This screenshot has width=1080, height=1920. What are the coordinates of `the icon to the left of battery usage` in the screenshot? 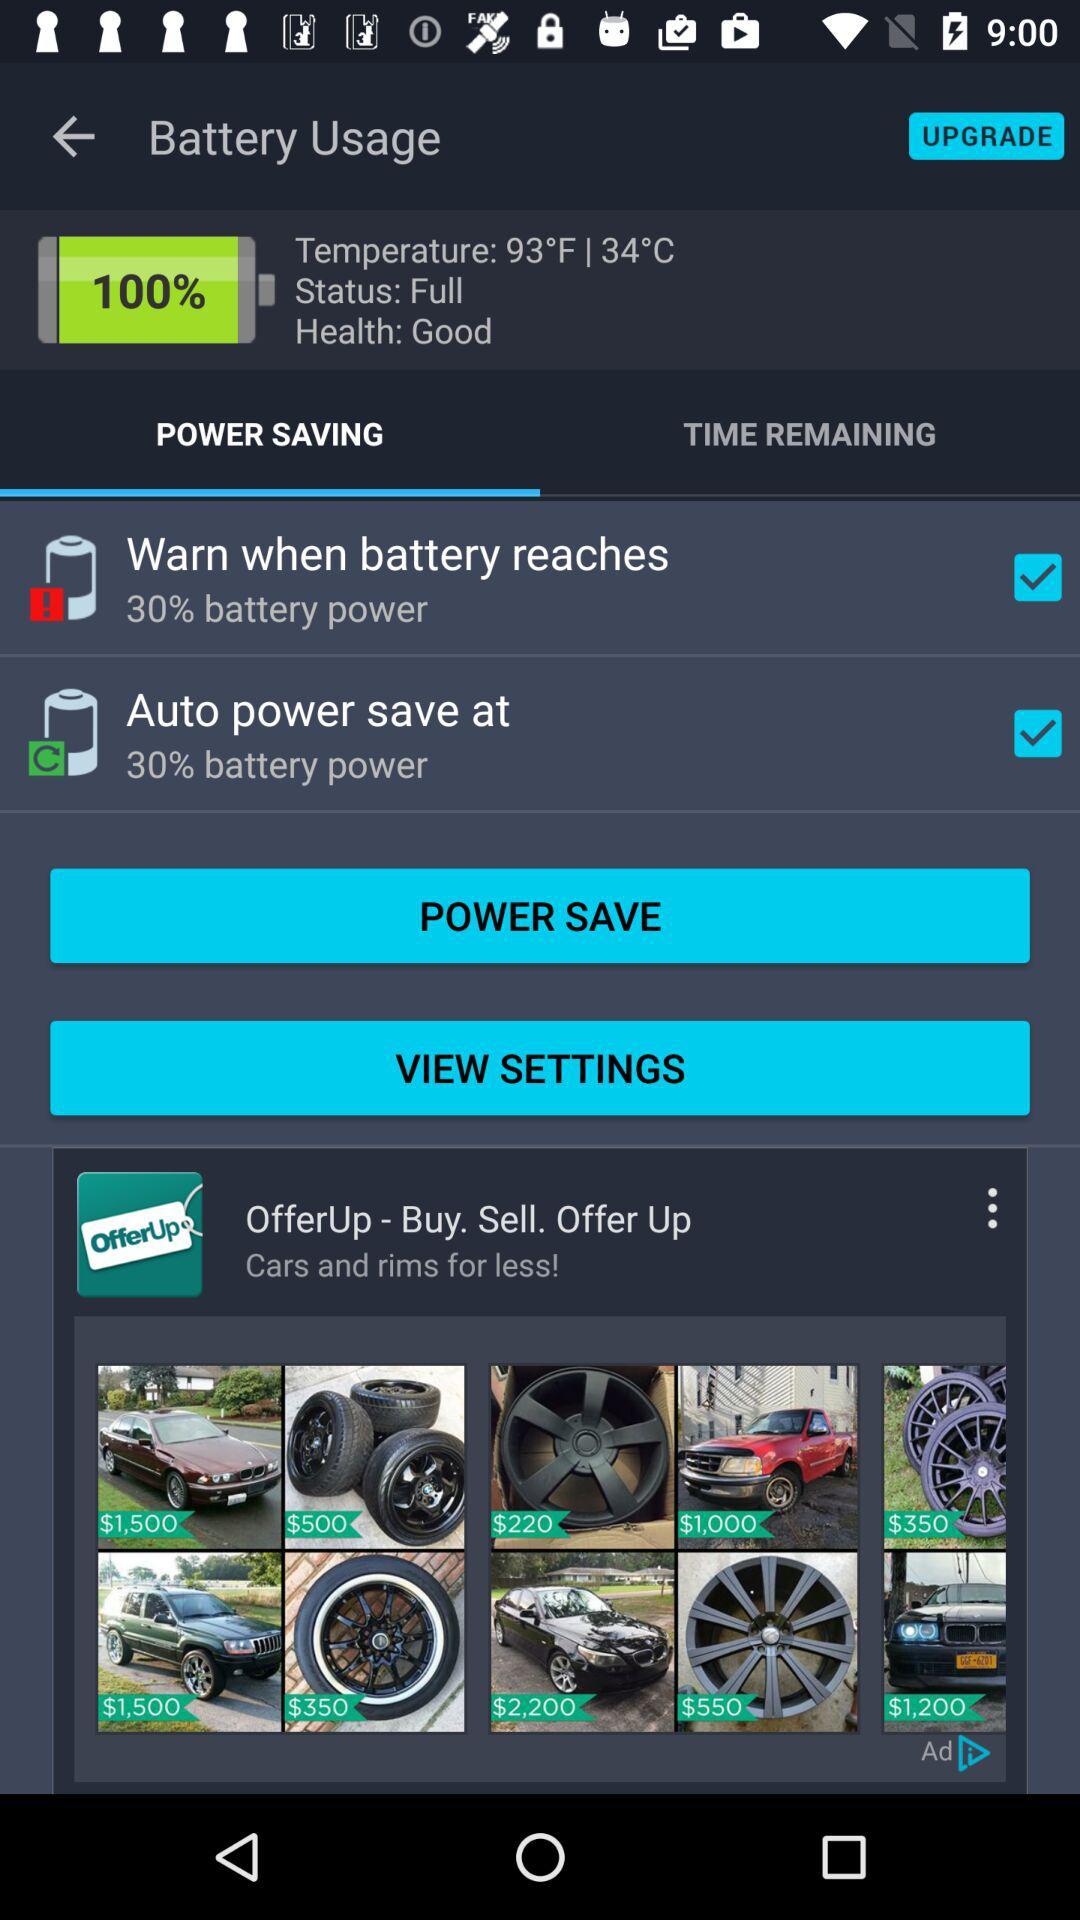 It's located at (72, 135).